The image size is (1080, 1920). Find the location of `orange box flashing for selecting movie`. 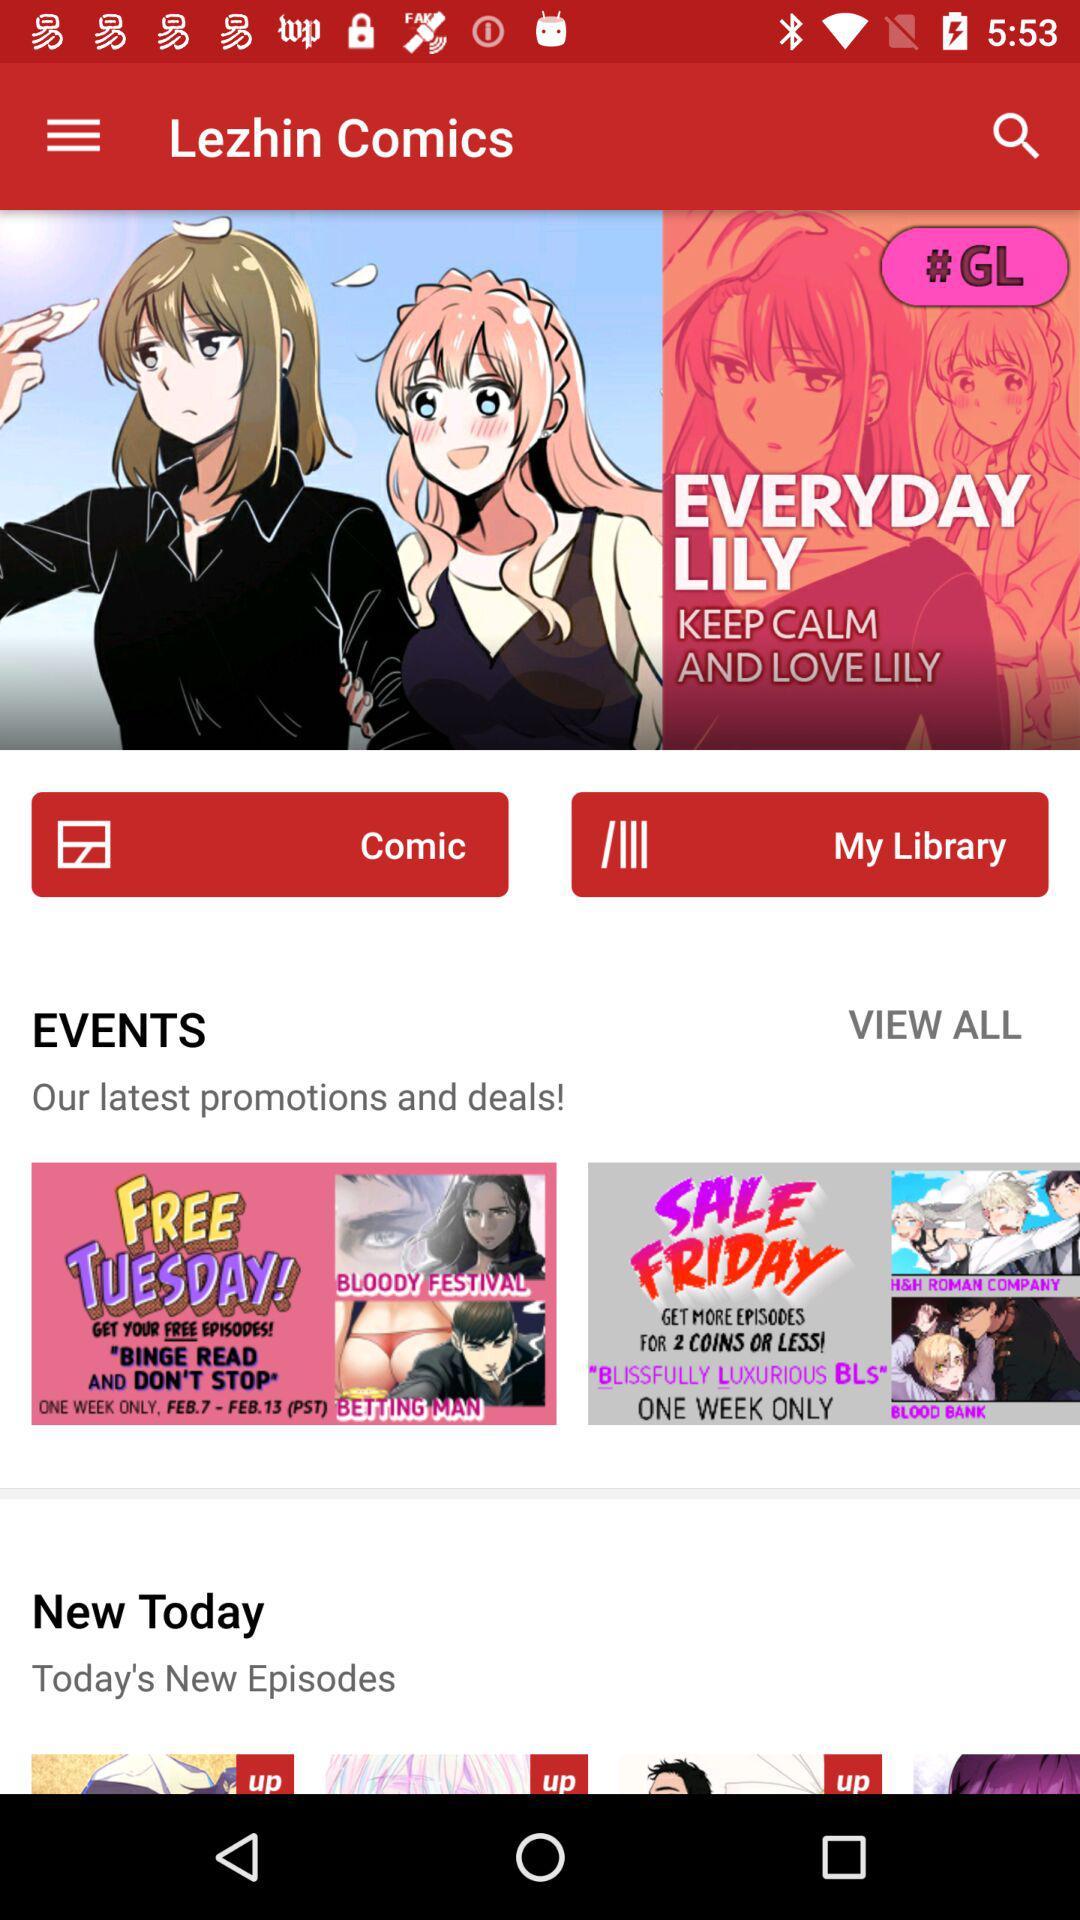

orange box flashing for selecting movie is located at coordinates (833, 1293).